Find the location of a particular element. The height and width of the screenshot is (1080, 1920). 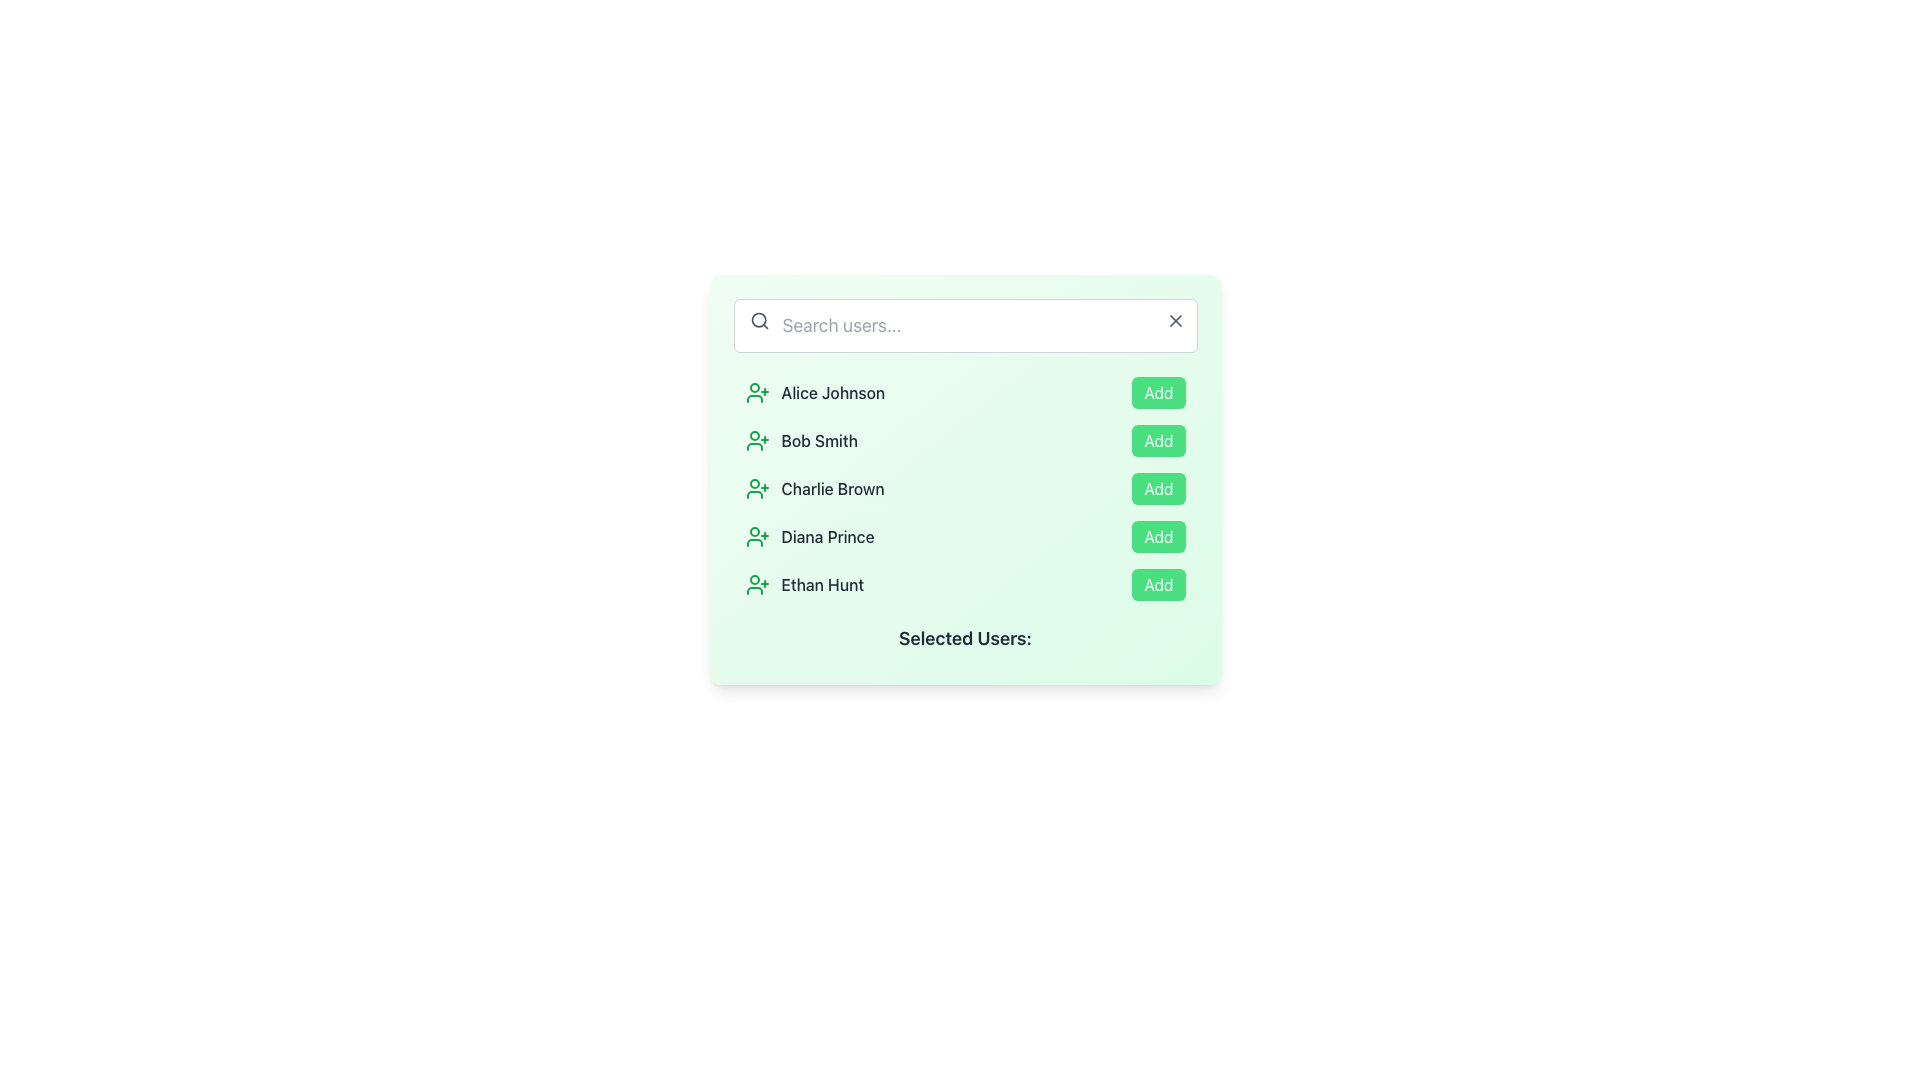

the text element displaying the name 'Diana Prince', which is the fourth item in a vertical list, with a medium font weight and gray color, positioned inline with an icon and an 'Add' button is located at coordinates (828, 535).